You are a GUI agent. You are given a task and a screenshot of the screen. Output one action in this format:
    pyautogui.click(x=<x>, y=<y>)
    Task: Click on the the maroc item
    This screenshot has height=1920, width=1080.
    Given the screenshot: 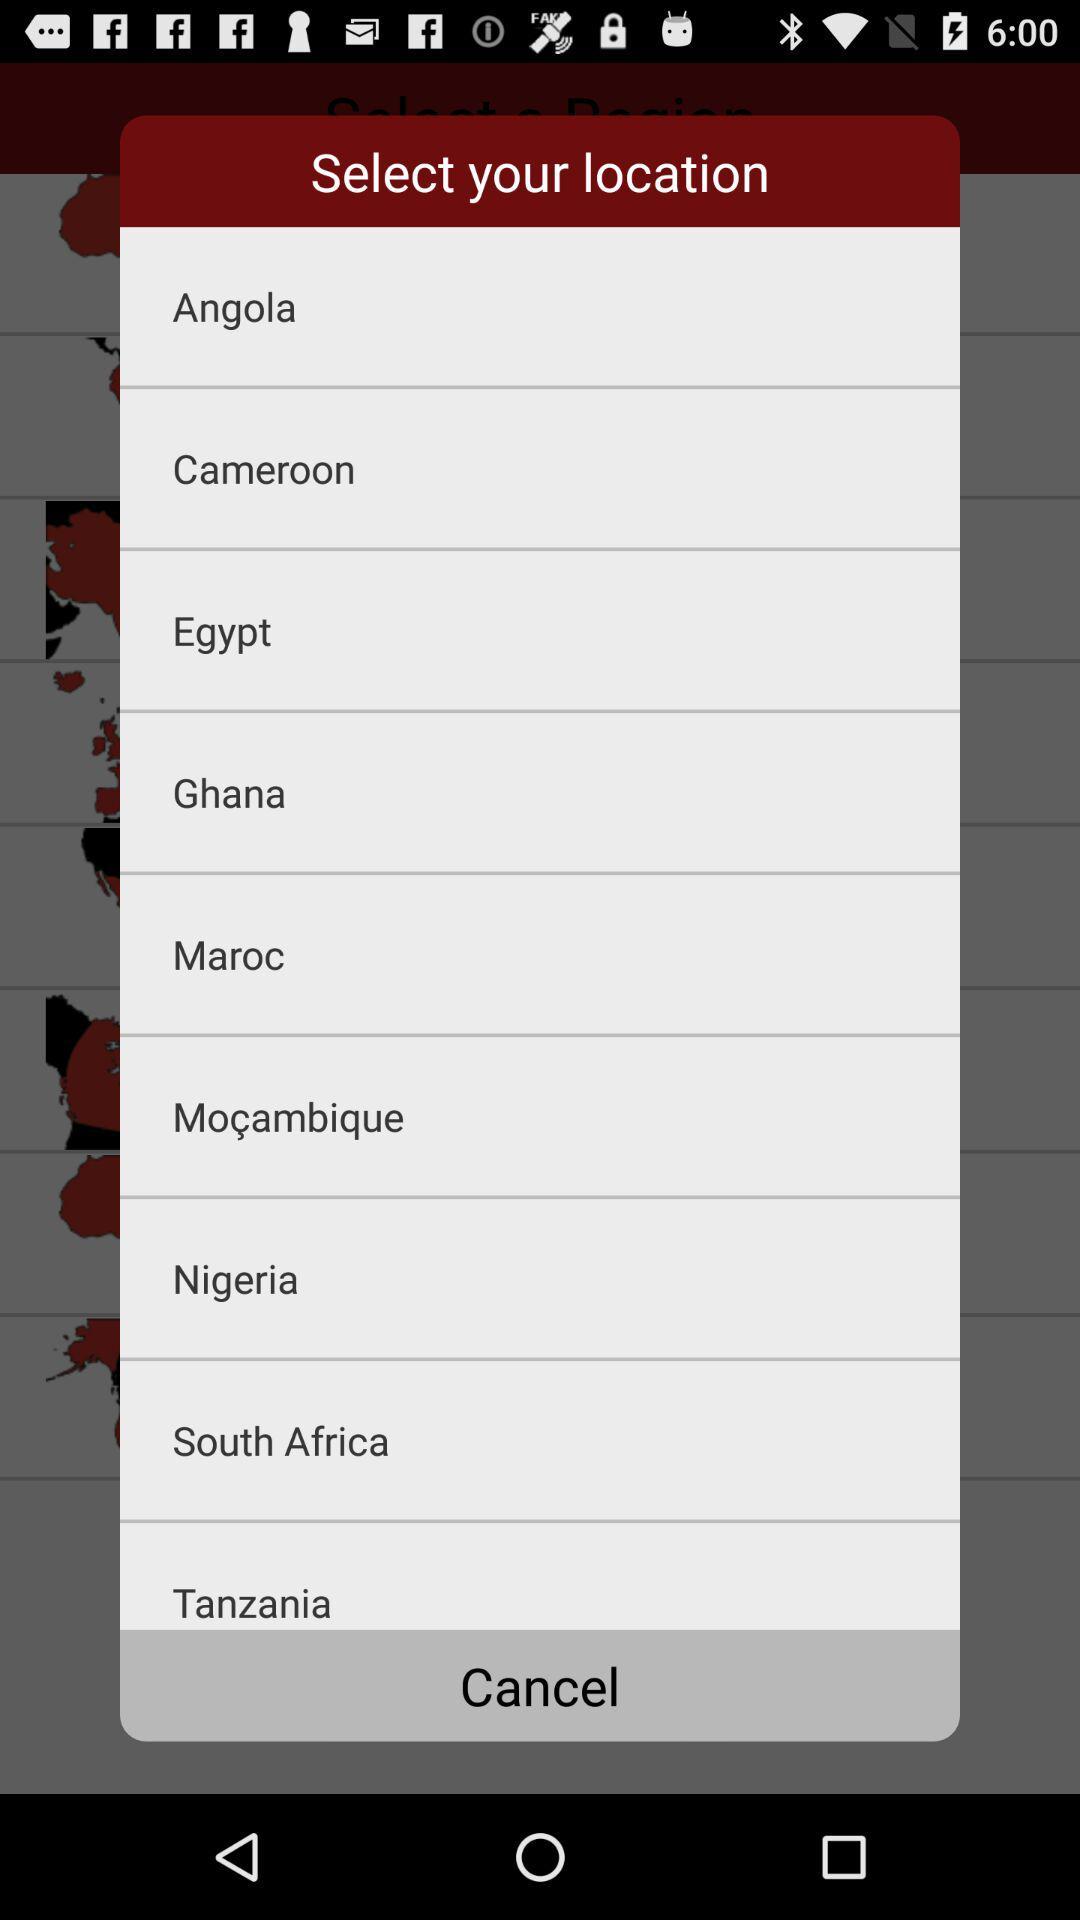 What is the action you would take?
    pyautogui.click(x=566, y=953)
    